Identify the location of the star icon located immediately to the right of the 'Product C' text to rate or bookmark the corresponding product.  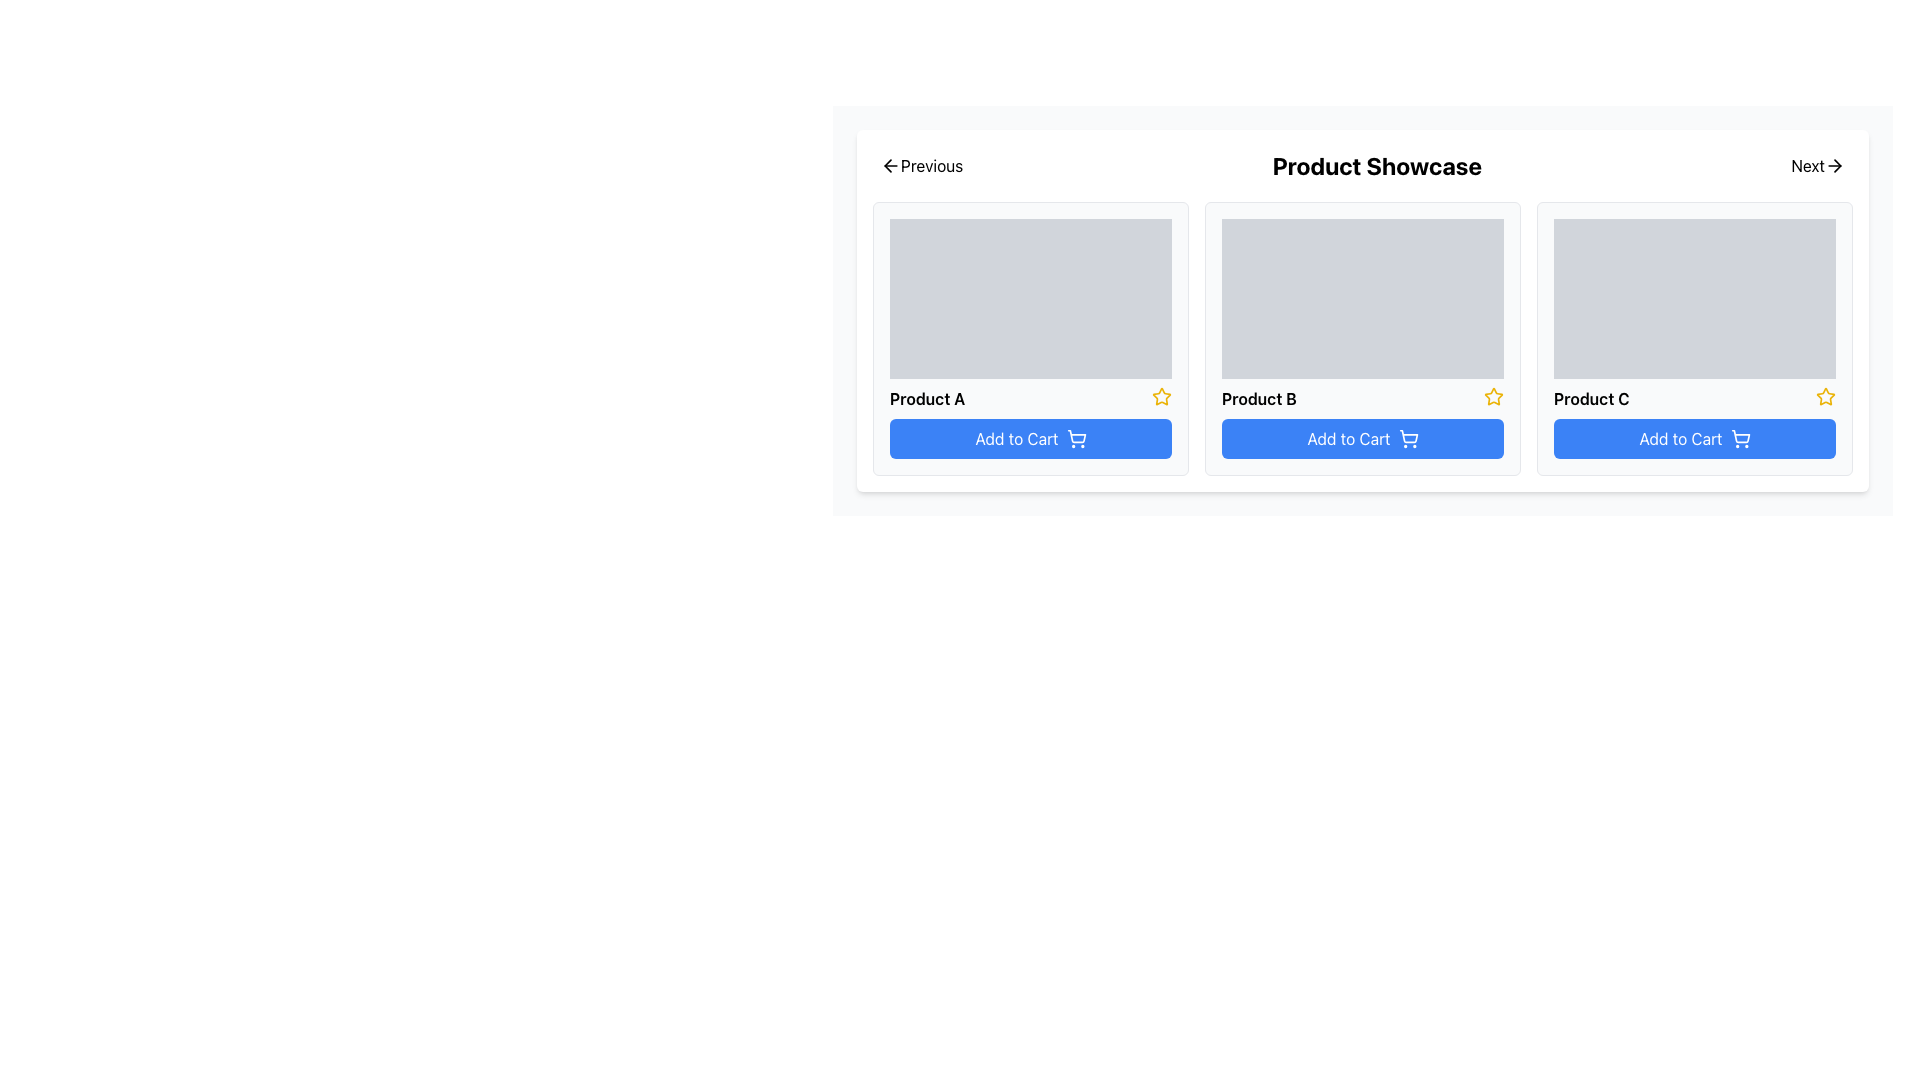
(1825, 397).